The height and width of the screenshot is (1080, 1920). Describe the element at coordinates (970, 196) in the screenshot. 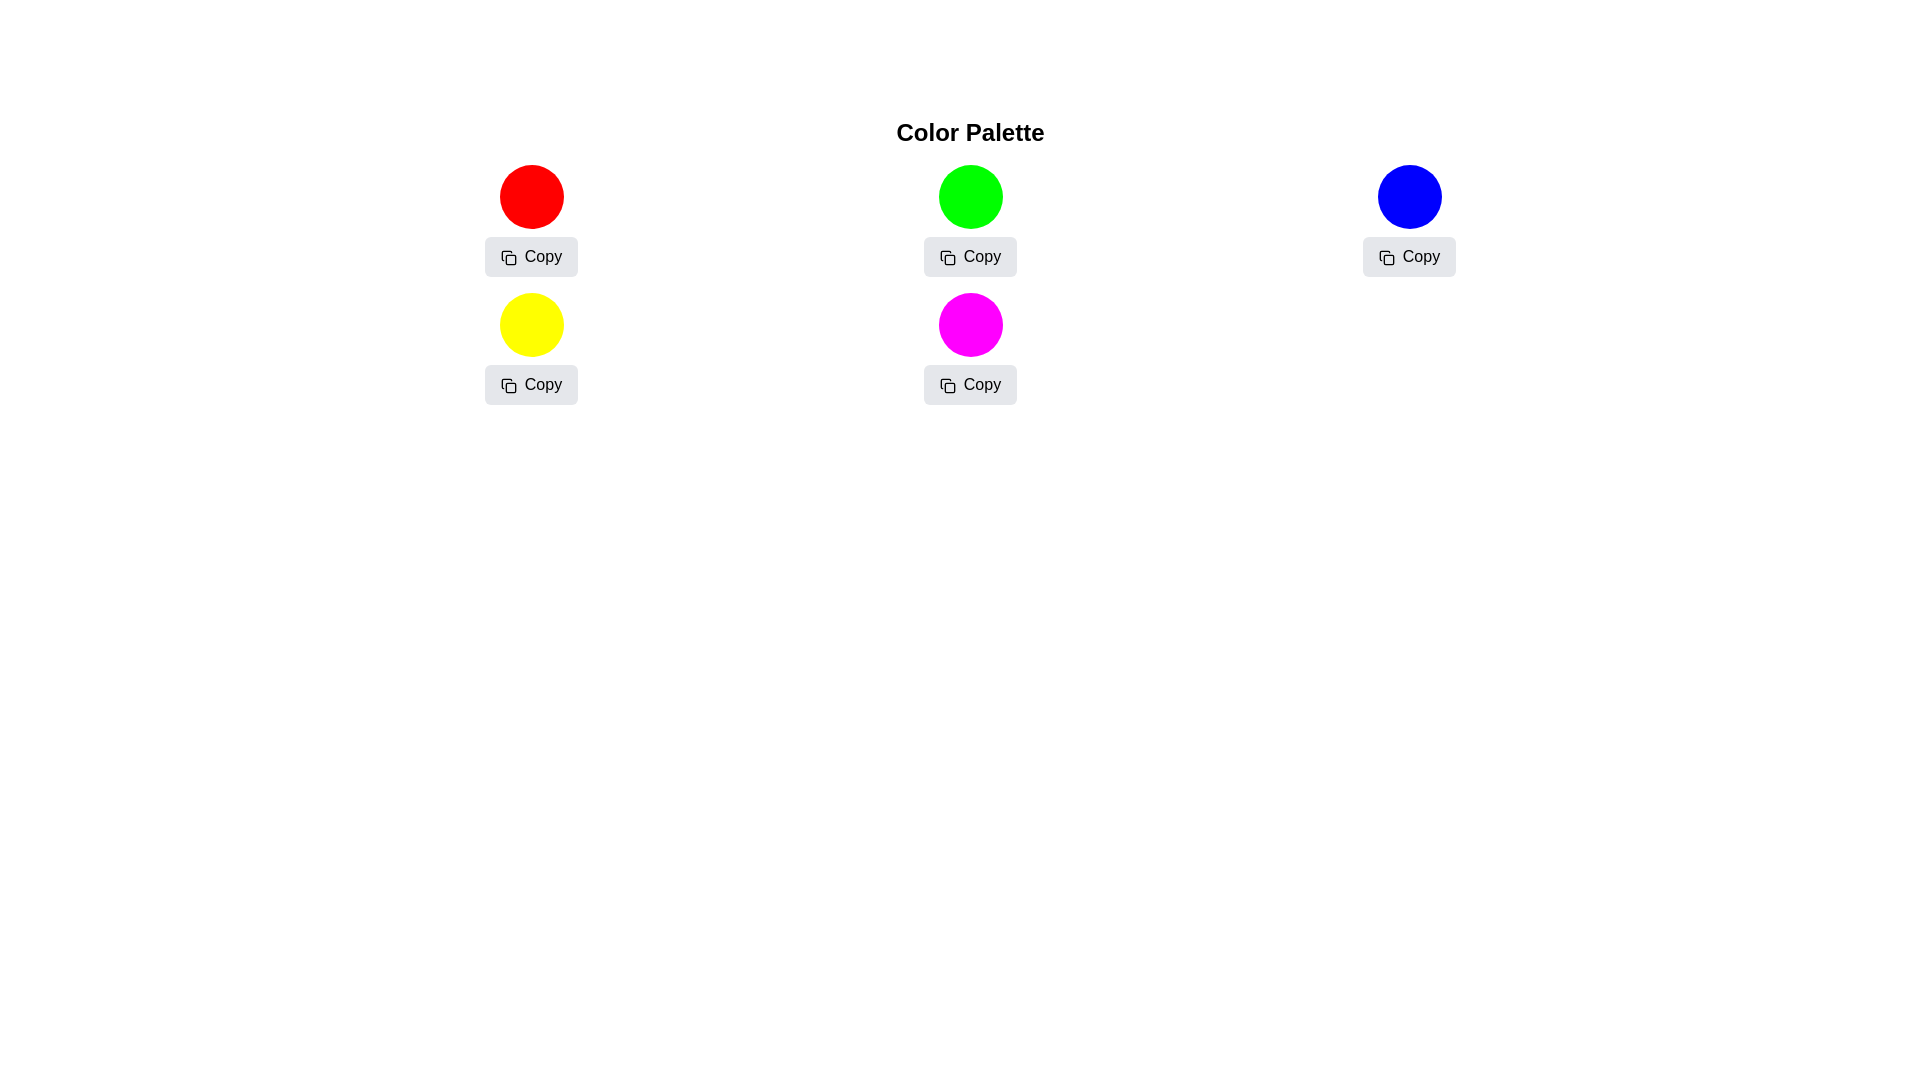

I see `the green circular Visual Indicator located above the 'Copy' button in the Color Palette section` at that location.